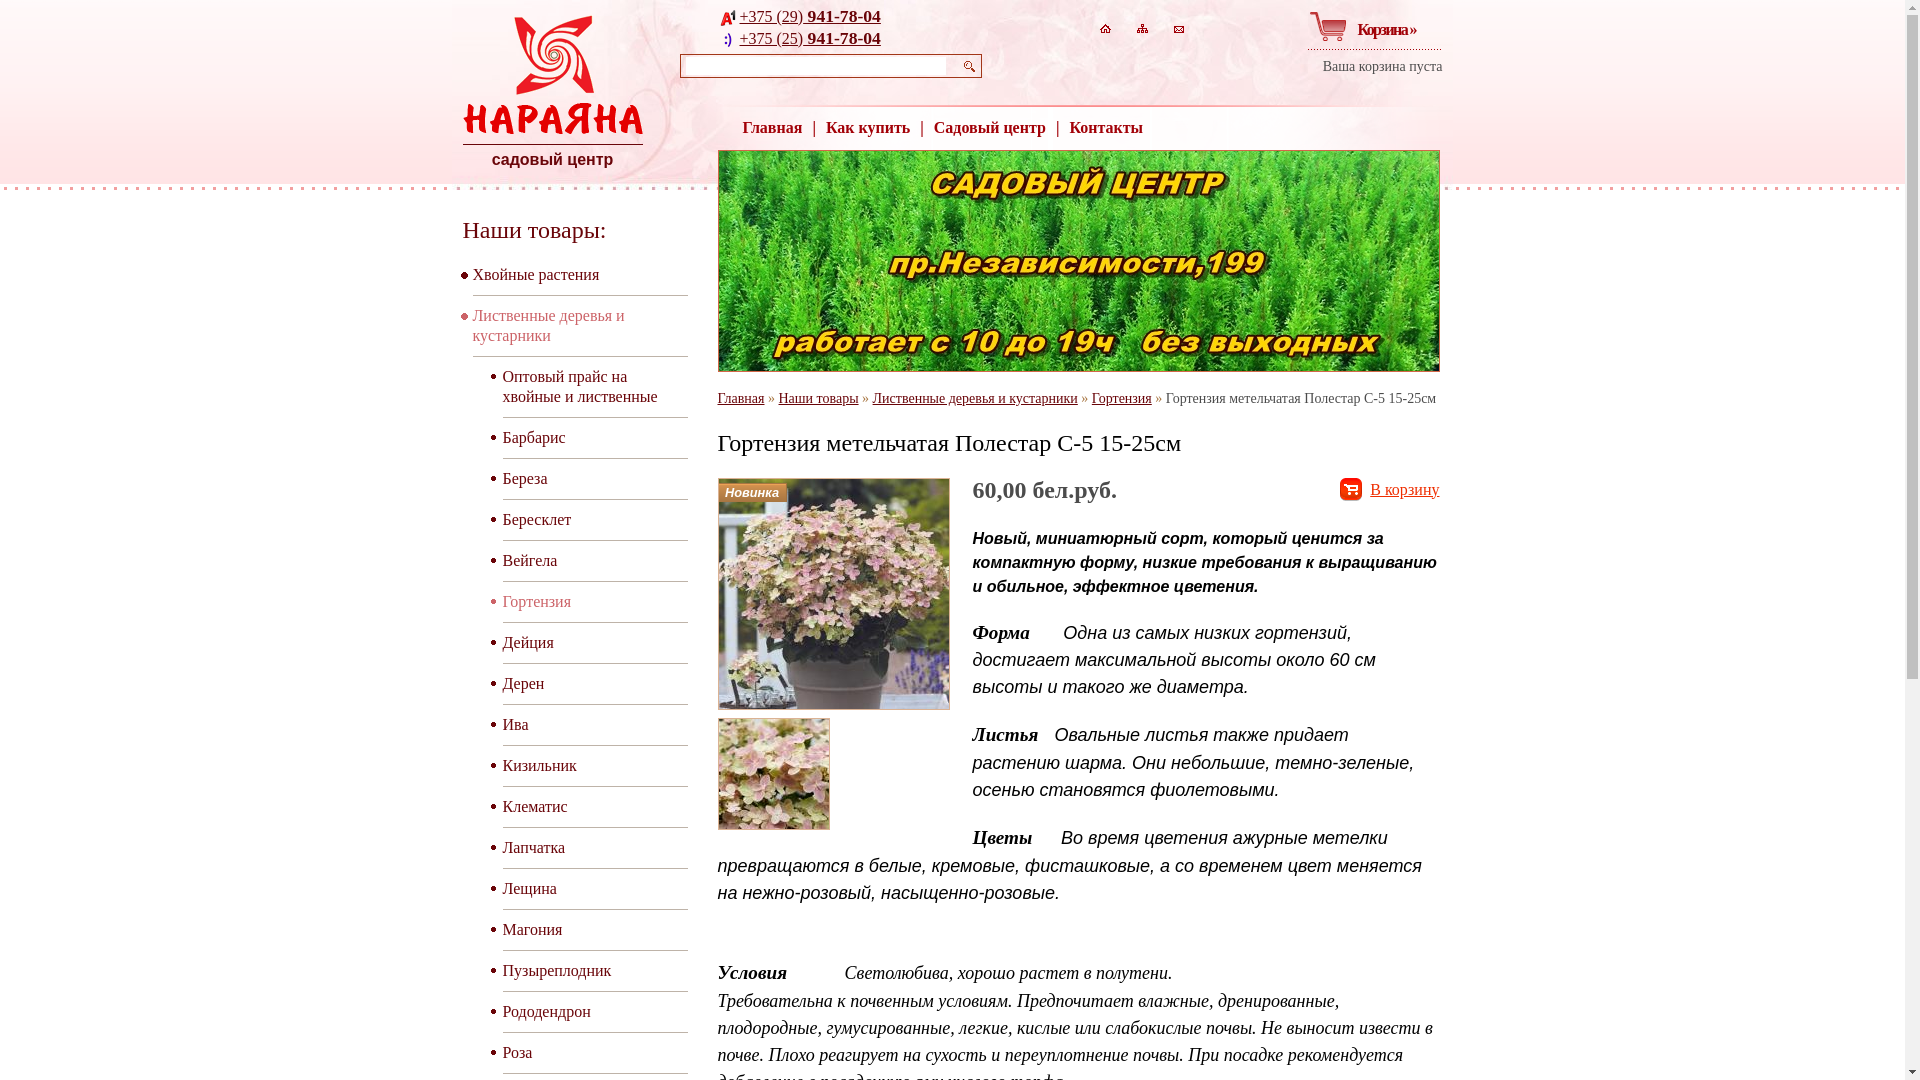 This screenshot has height=1080, width=1920. Describe the element at coordinates (810, 38) in the screenshot. I see `'+375 (25) 941-78-04'` at that location.